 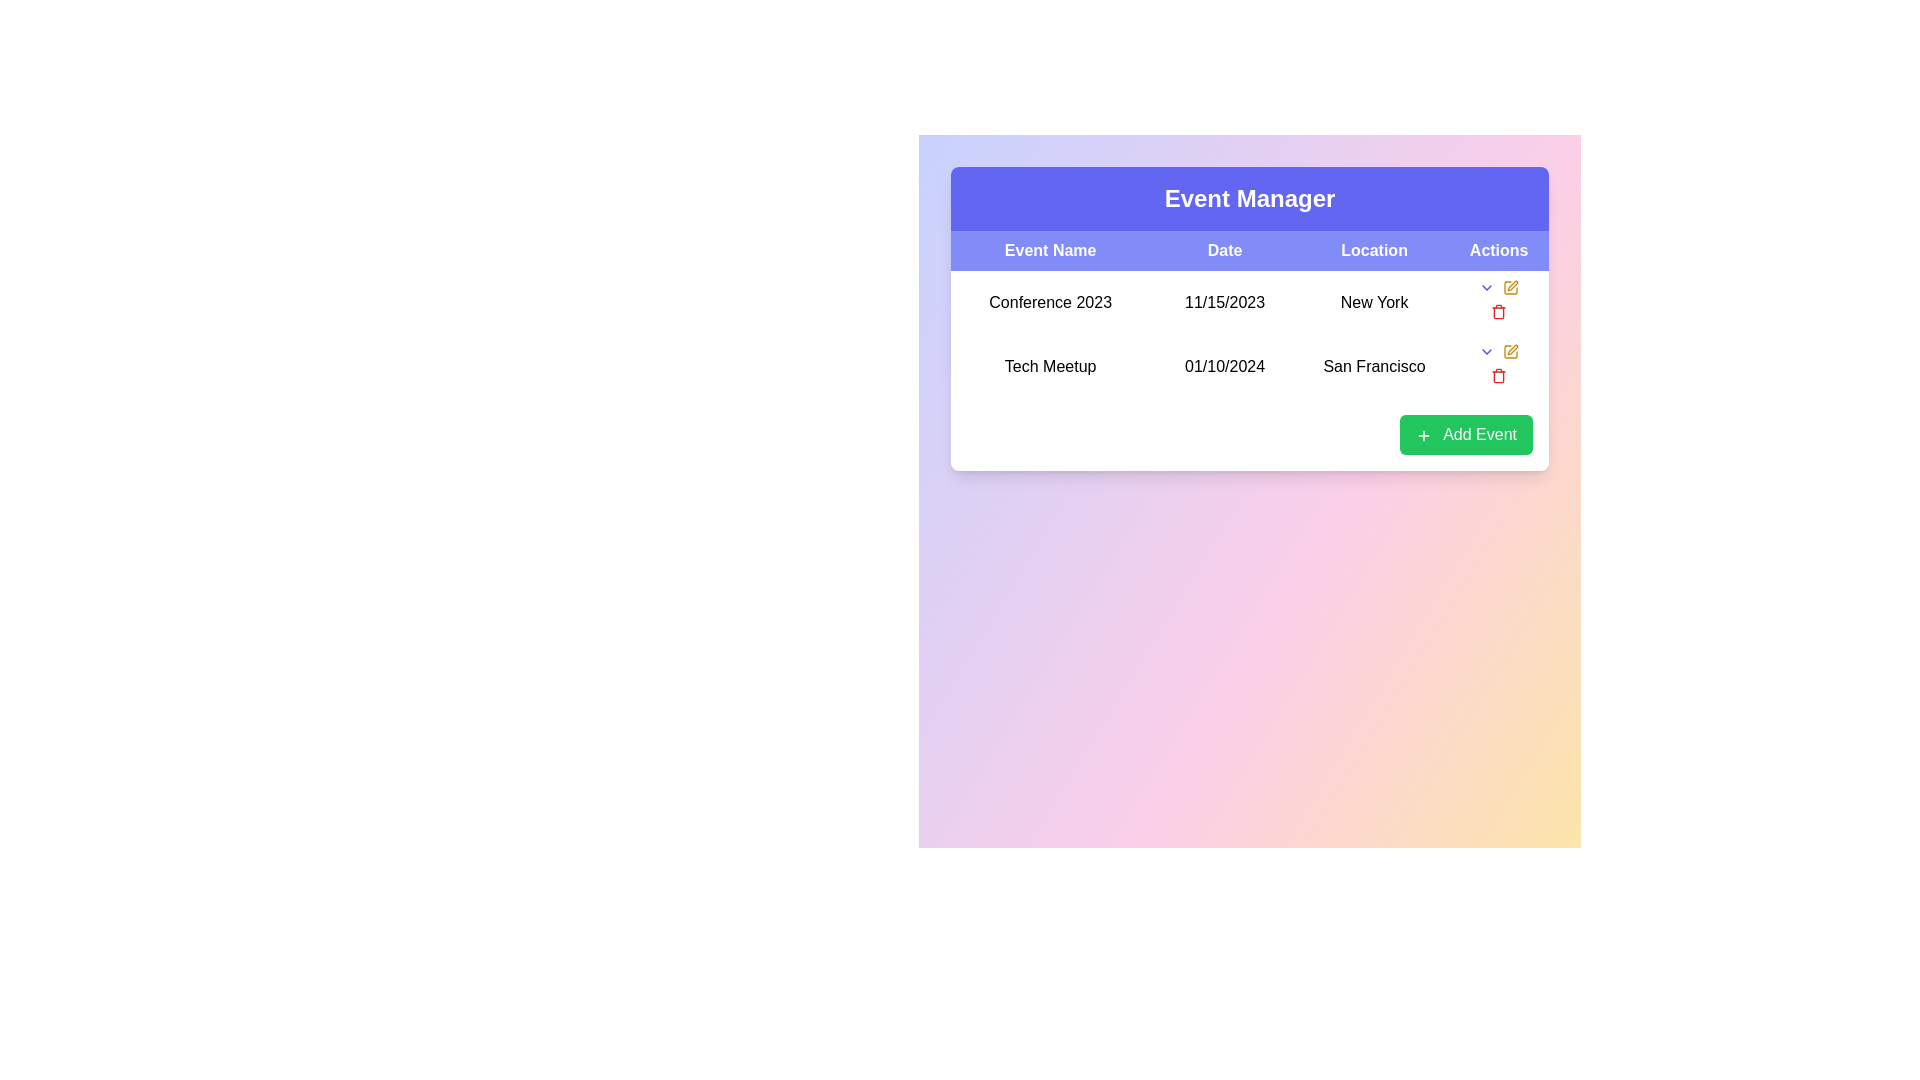 I want to click on the plus symbol icon within the green 'Add Event' button located under the 'Event Manager' section, so click(x=1422, y=434).